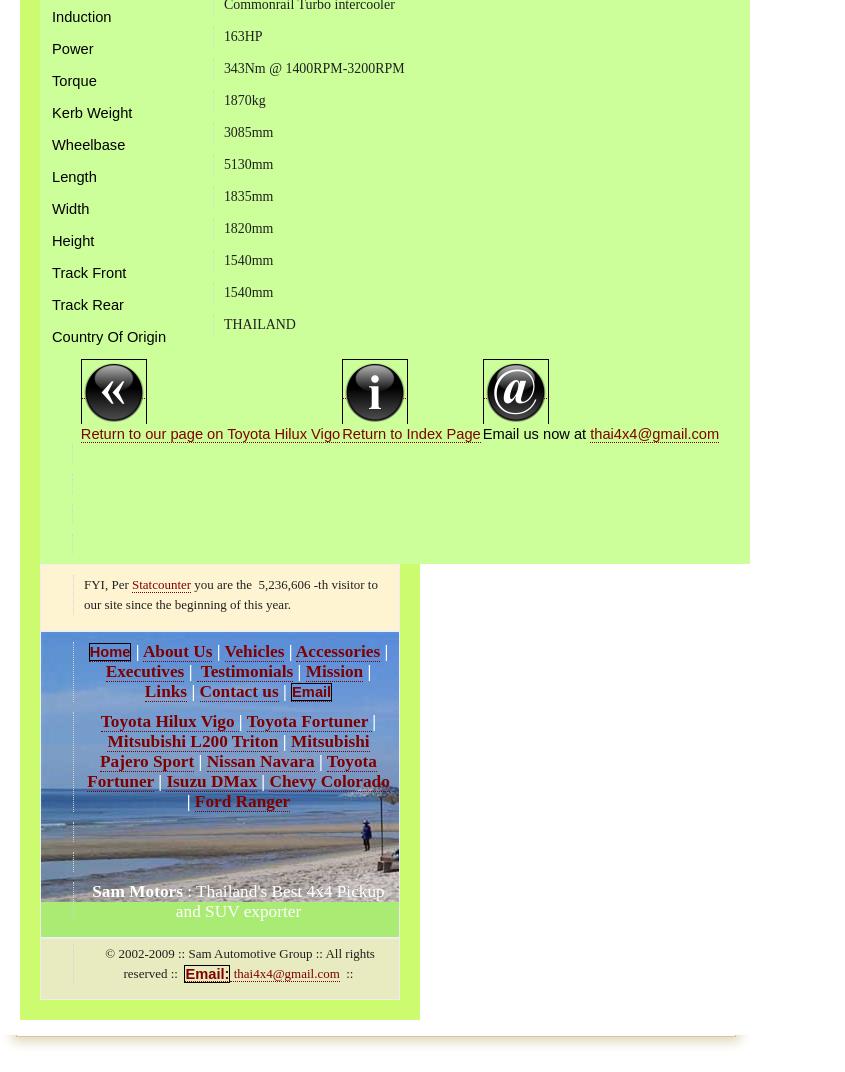 This screenshot has width=845, height=1072. What do you see at coordinates (258, 322) in the screenshot?
I see `'THAILAND'` at bounding box center [258, 322].